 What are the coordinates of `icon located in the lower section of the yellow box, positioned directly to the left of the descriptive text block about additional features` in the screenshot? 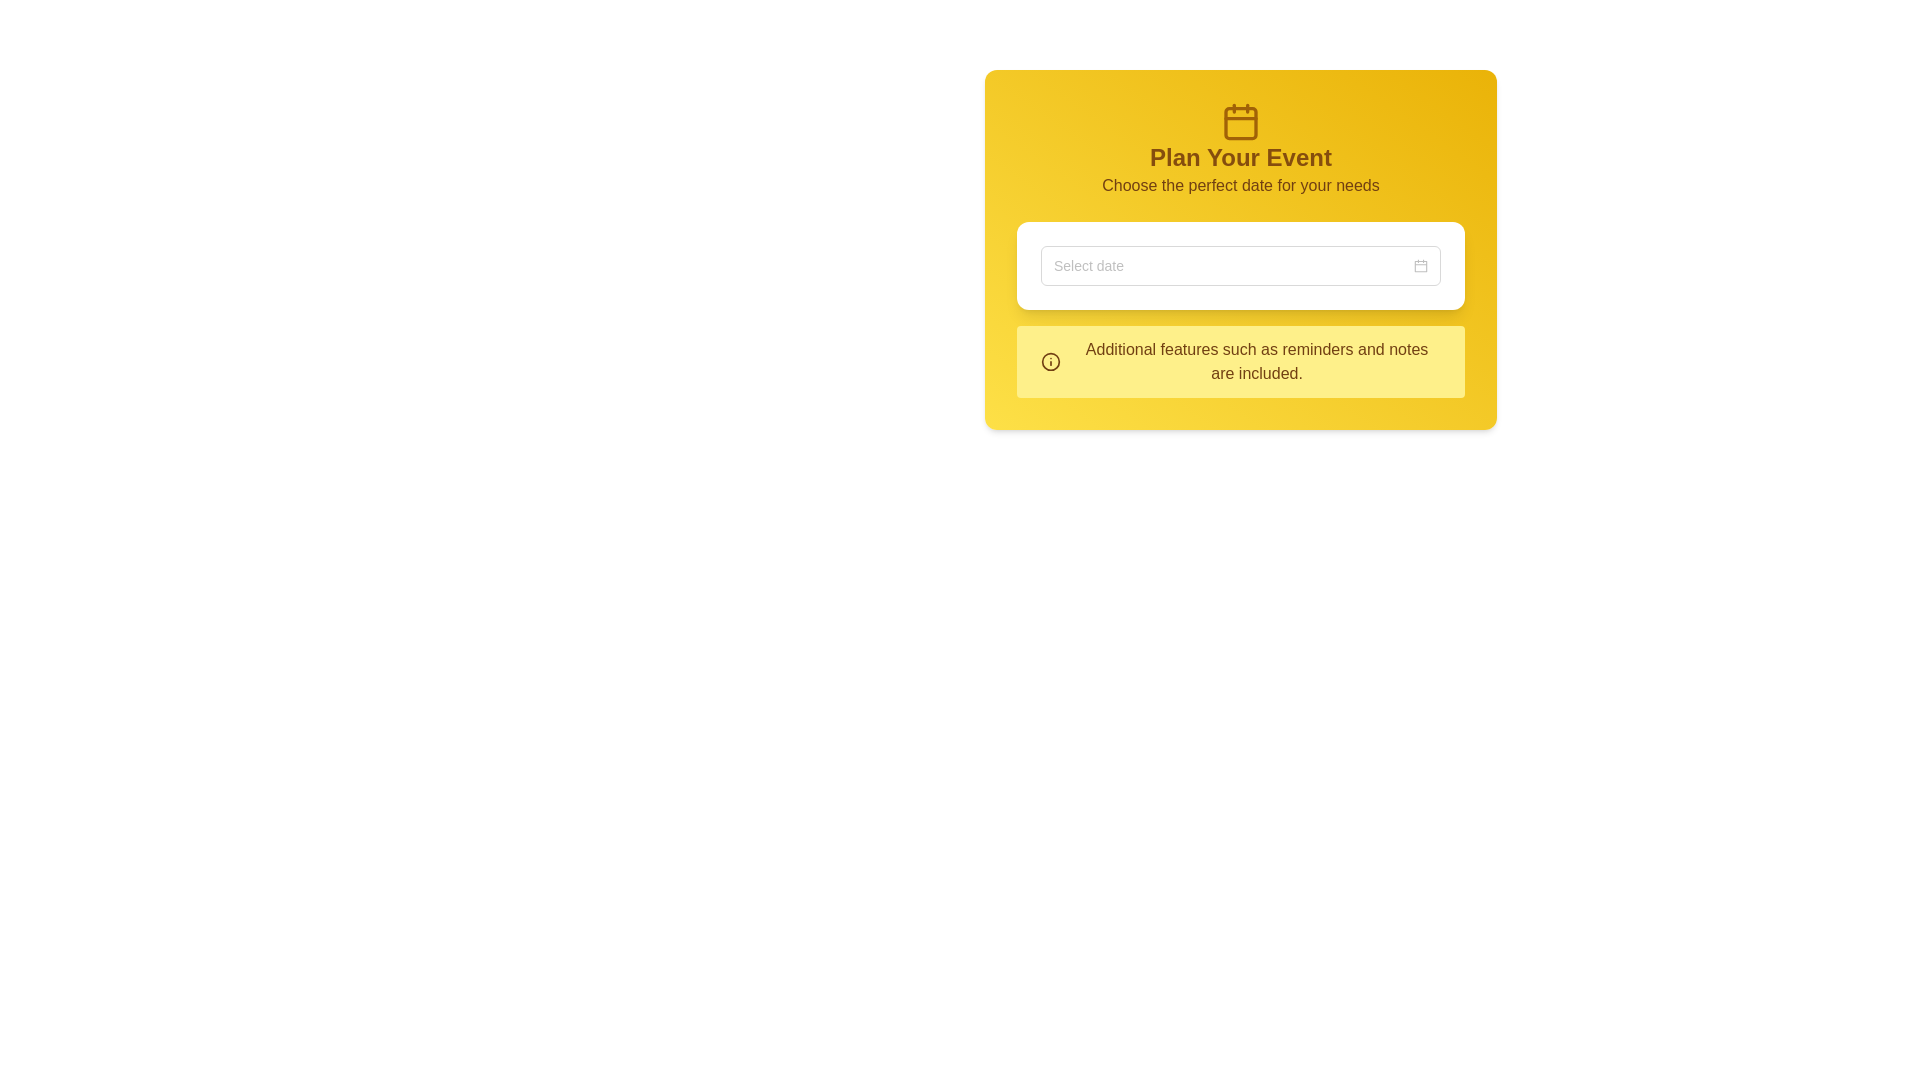 It's located at (1050, 362).